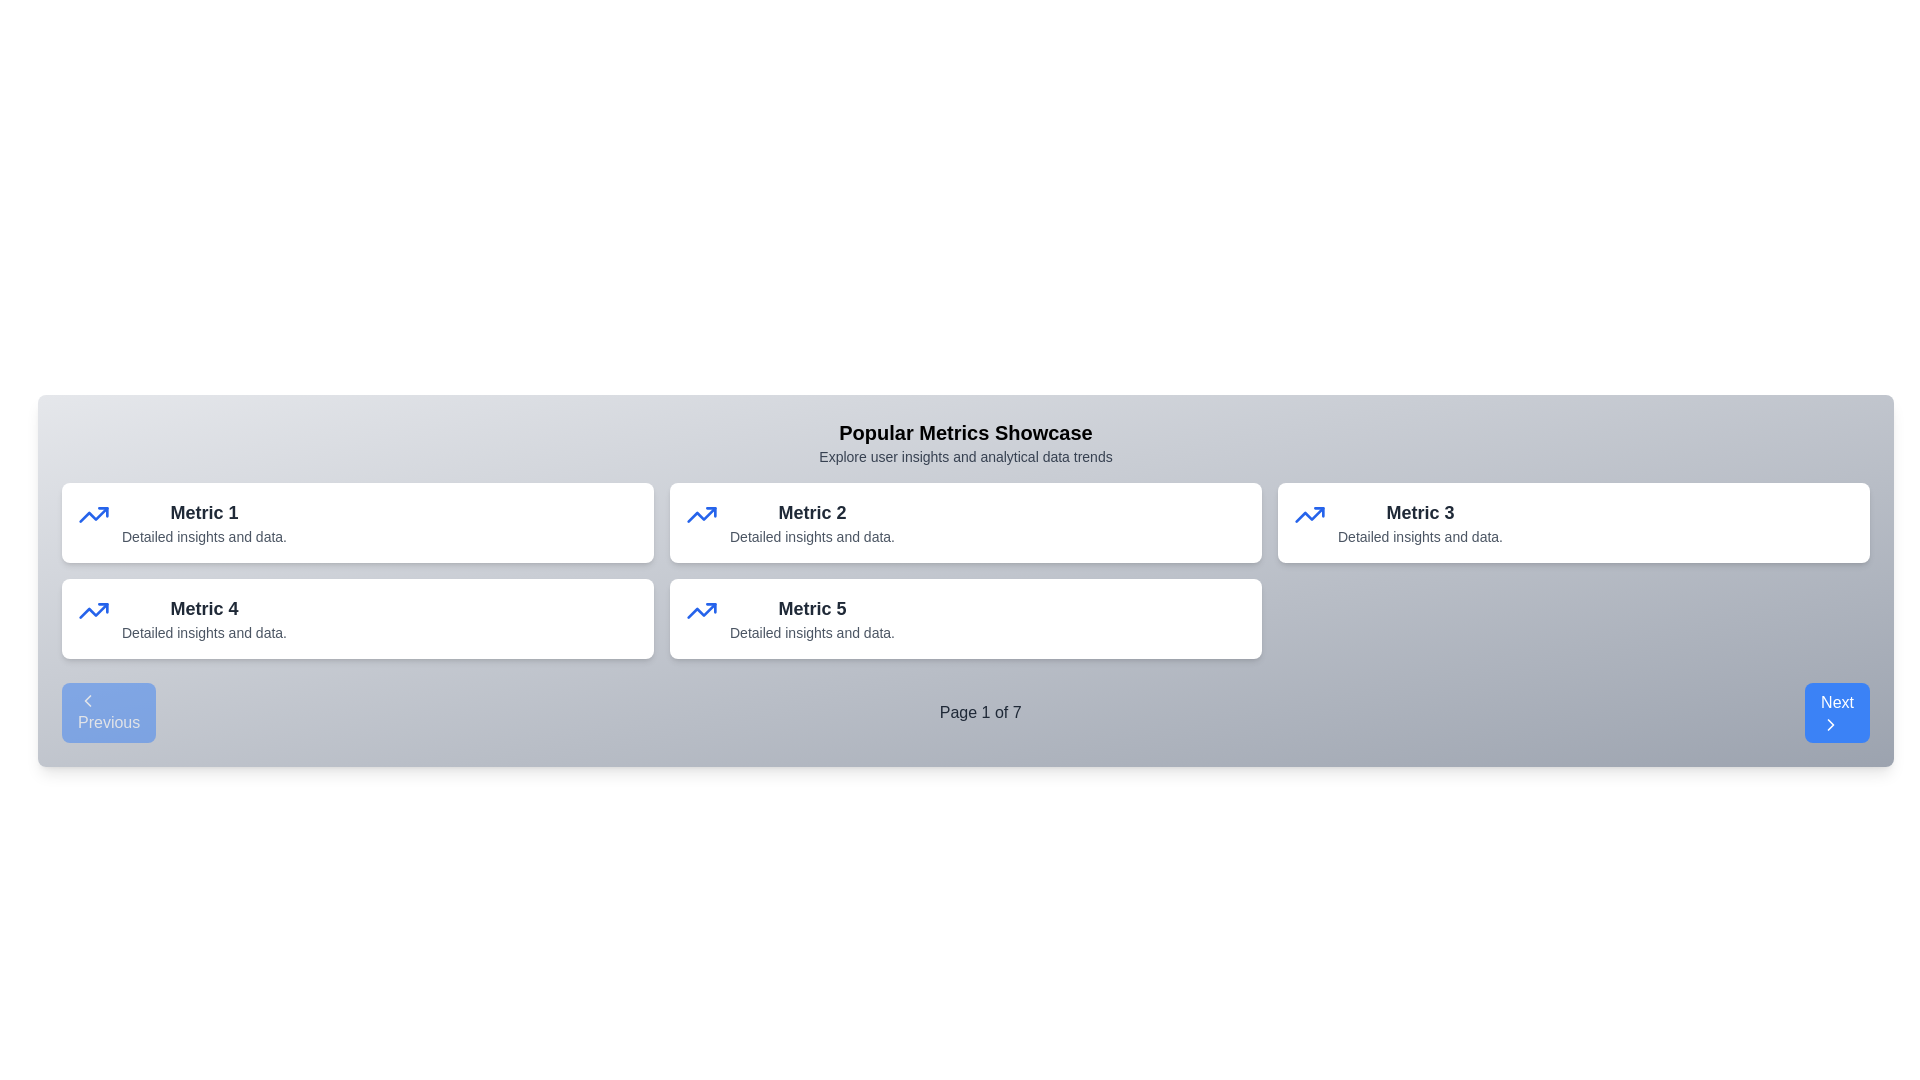  What do you see at coordinates (198, 522) in the screenshot?
I see `descriptive content of the Text block labeled 'Metric 1' within the white rounded card at the top left of the metrics grid` at bounding box center [198, 522].